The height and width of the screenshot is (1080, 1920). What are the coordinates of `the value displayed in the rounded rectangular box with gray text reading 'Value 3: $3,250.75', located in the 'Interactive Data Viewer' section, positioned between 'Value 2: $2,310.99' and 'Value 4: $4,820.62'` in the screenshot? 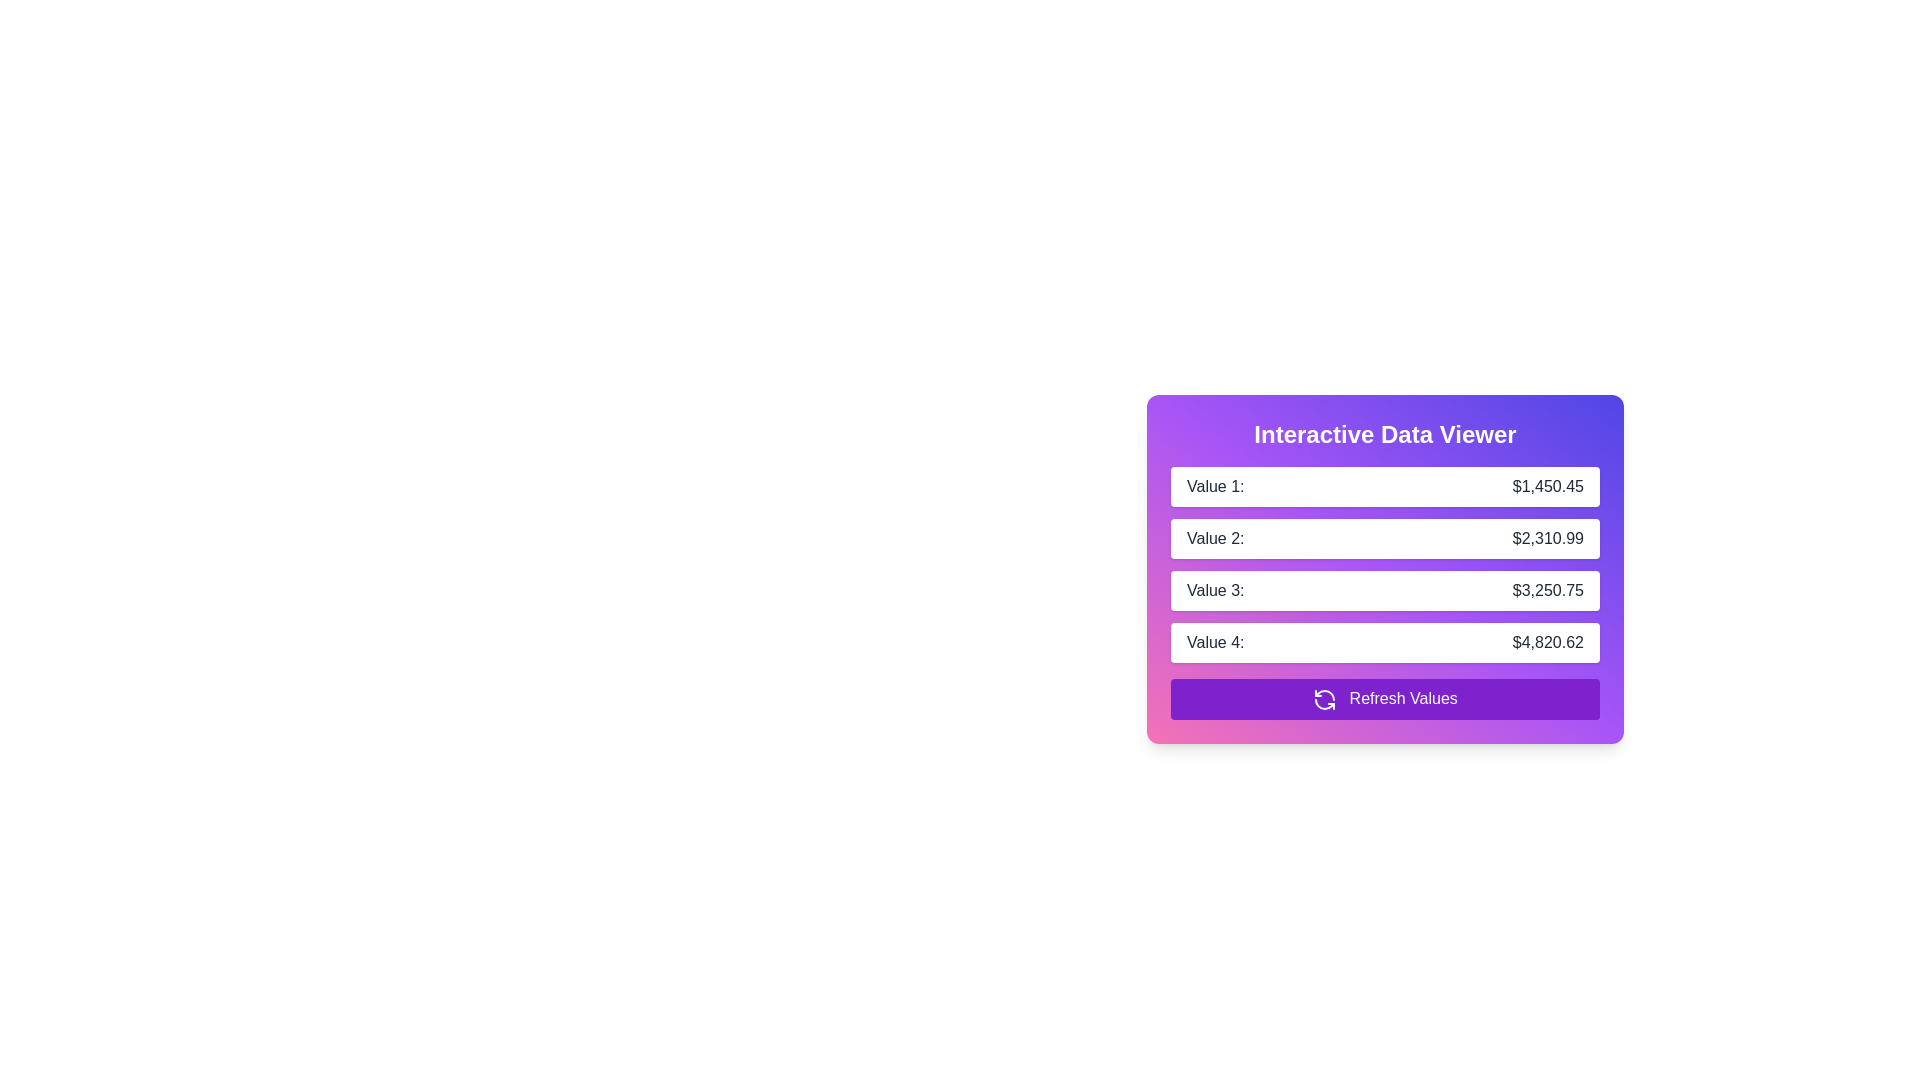 It's located at (1384, 589).